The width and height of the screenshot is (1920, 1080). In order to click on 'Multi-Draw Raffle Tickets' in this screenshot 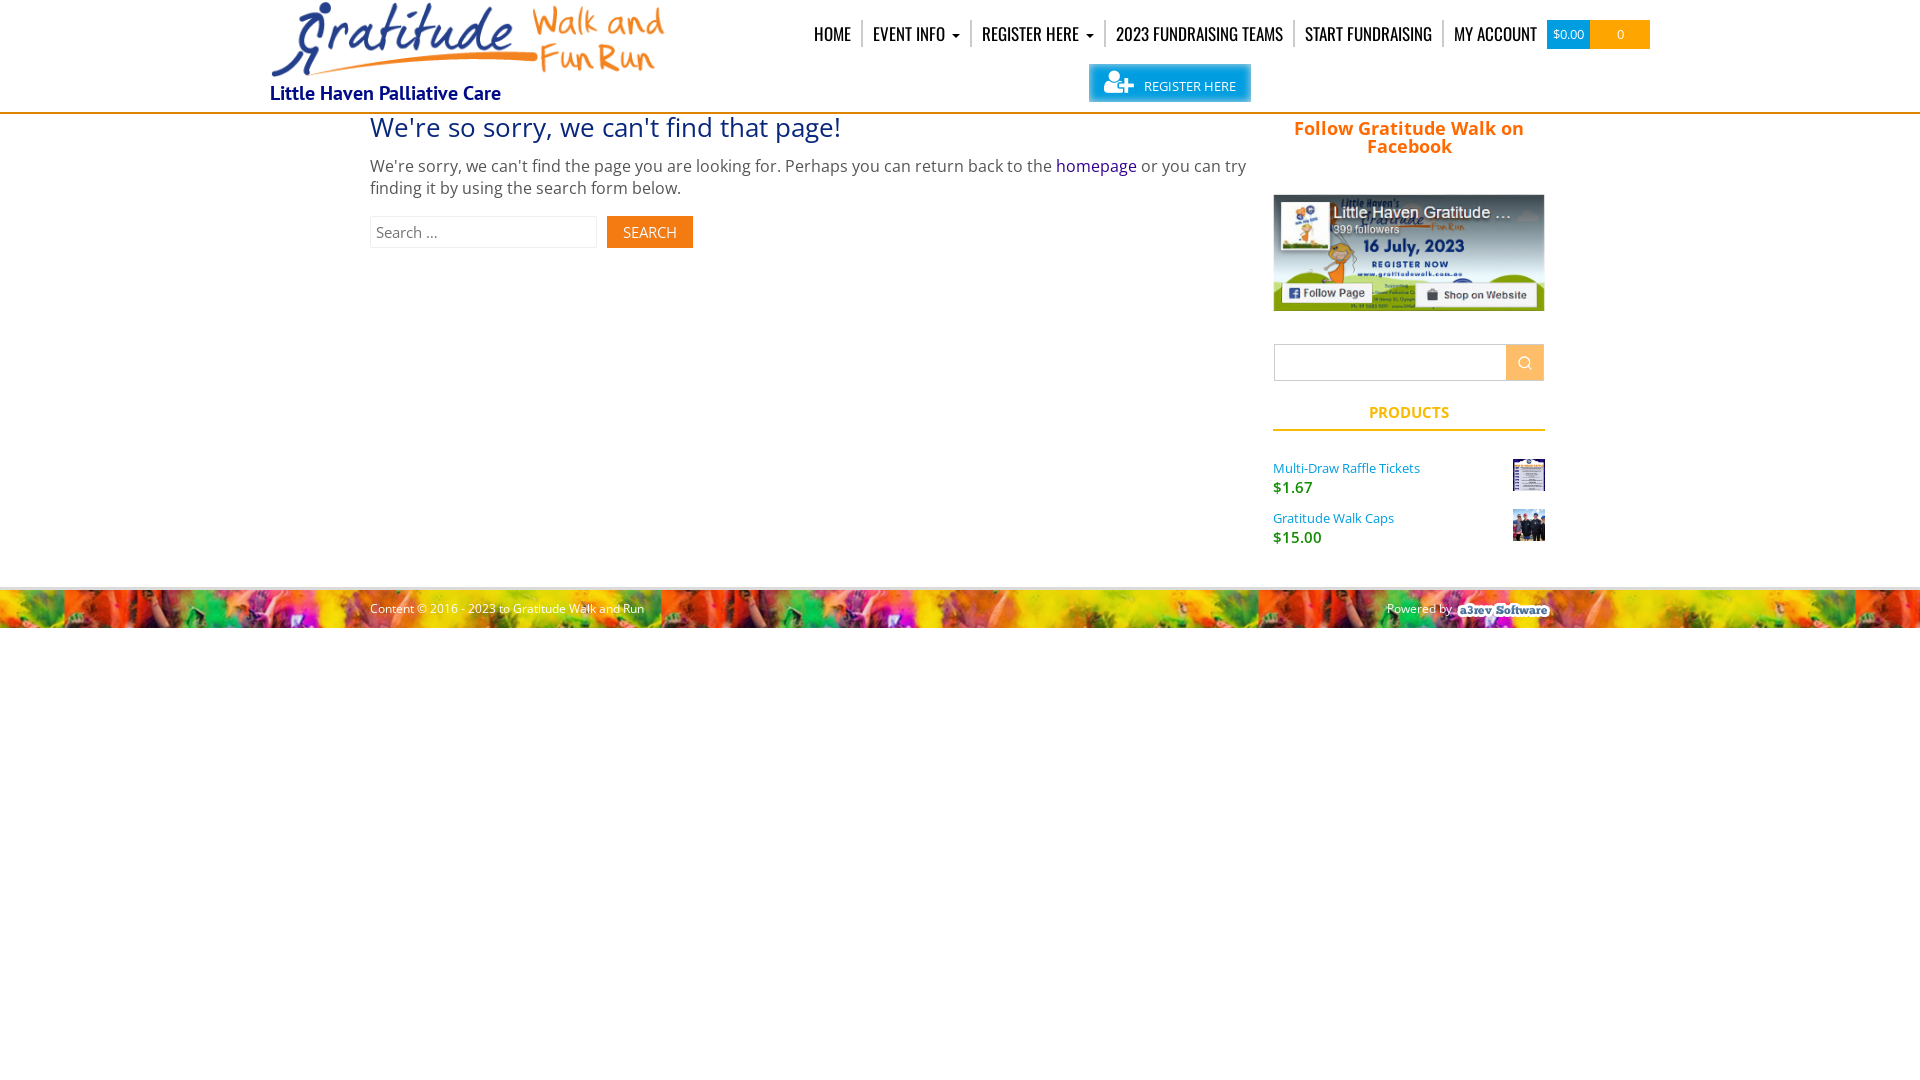, I will do `click(1408, 469)`.